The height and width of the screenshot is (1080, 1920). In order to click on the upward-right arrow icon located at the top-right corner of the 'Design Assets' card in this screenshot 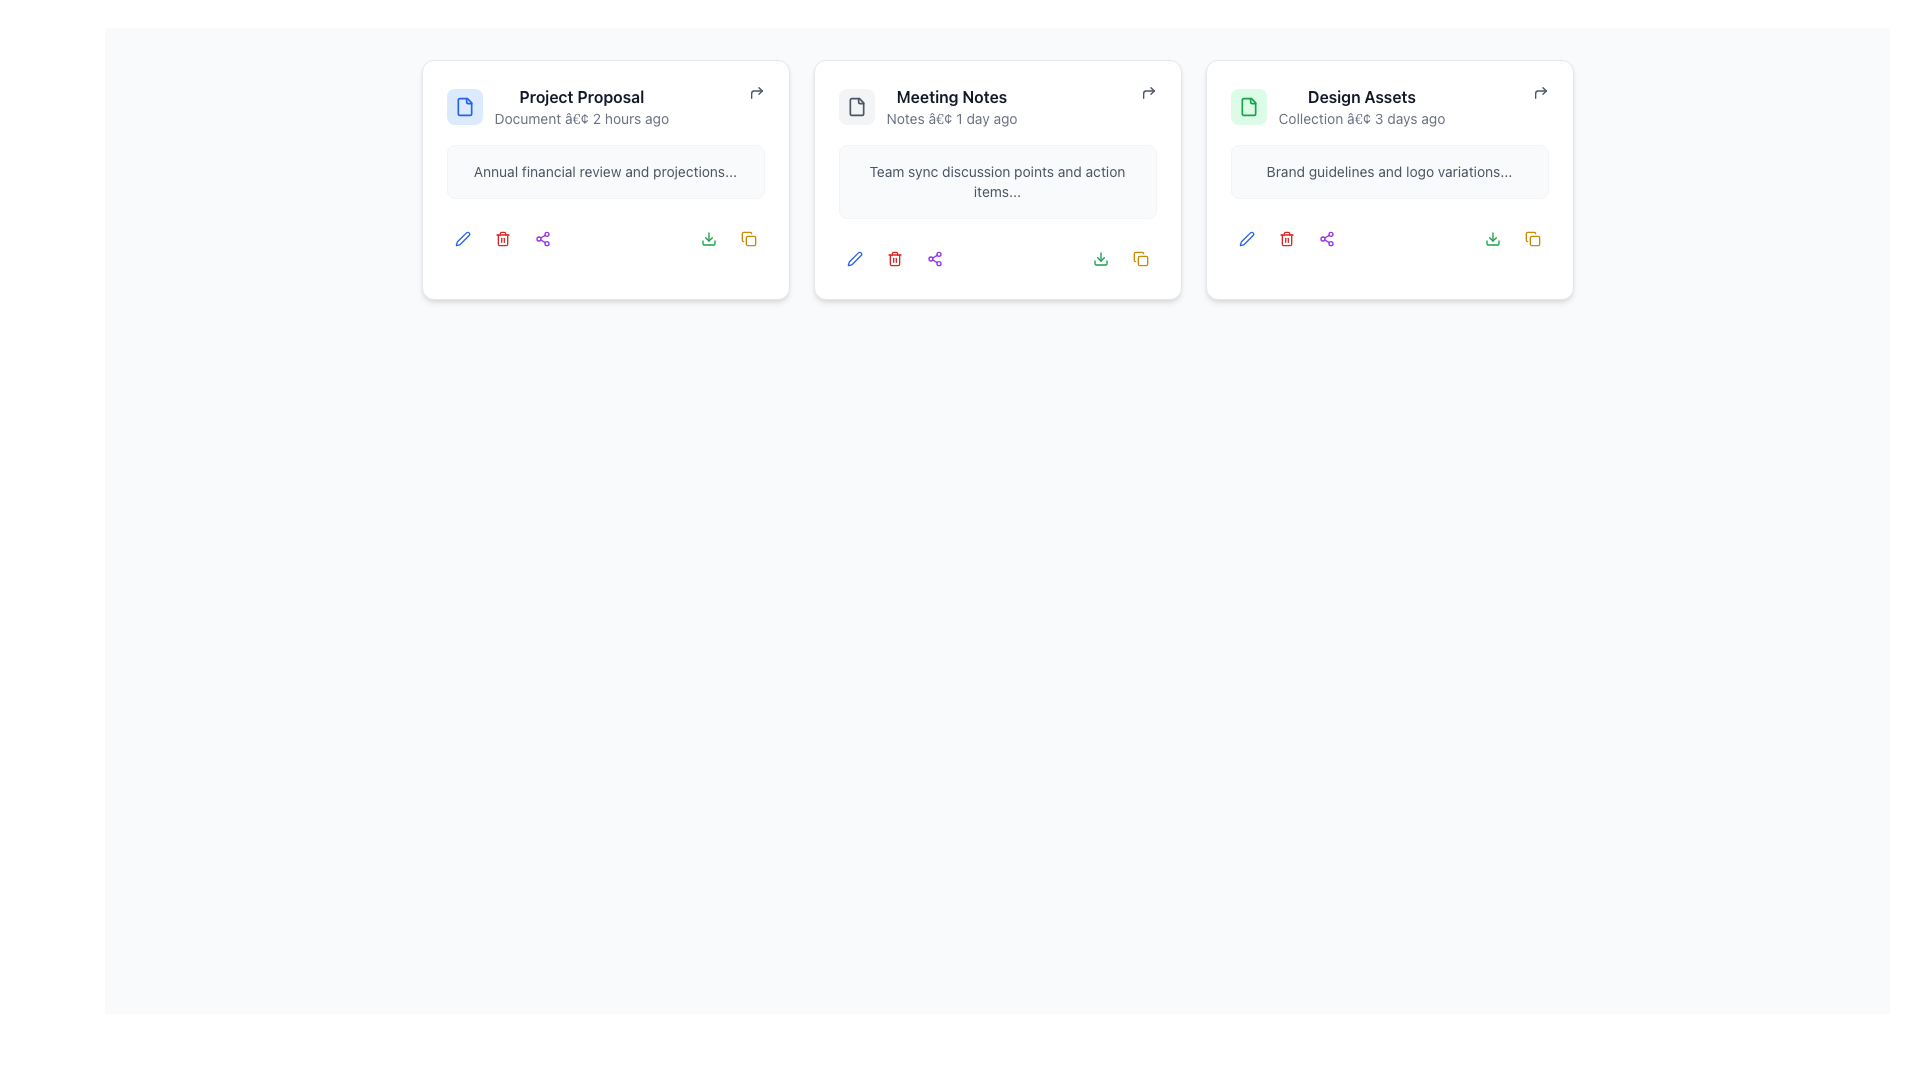, I will do `click(1539, 92)`.